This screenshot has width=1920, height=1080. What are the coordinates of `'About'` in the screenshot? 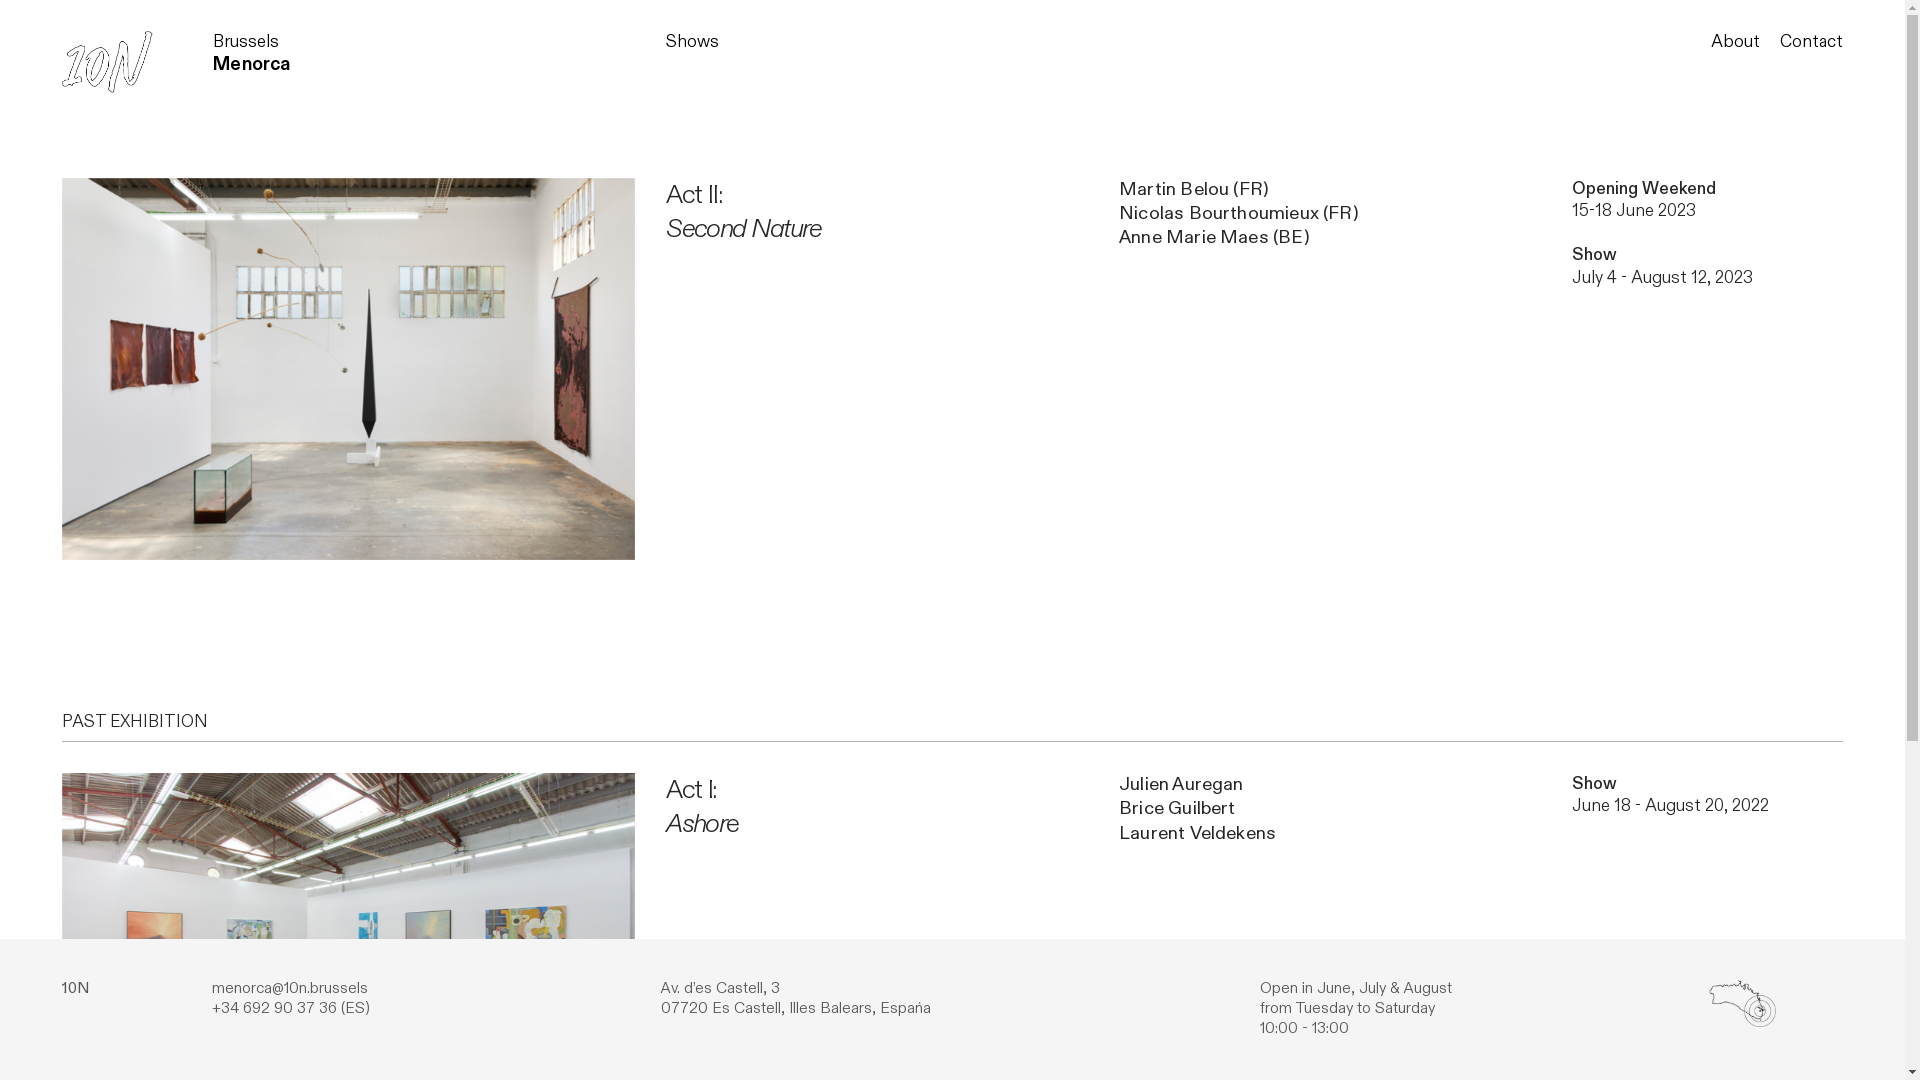 It's located at (1734, 41).